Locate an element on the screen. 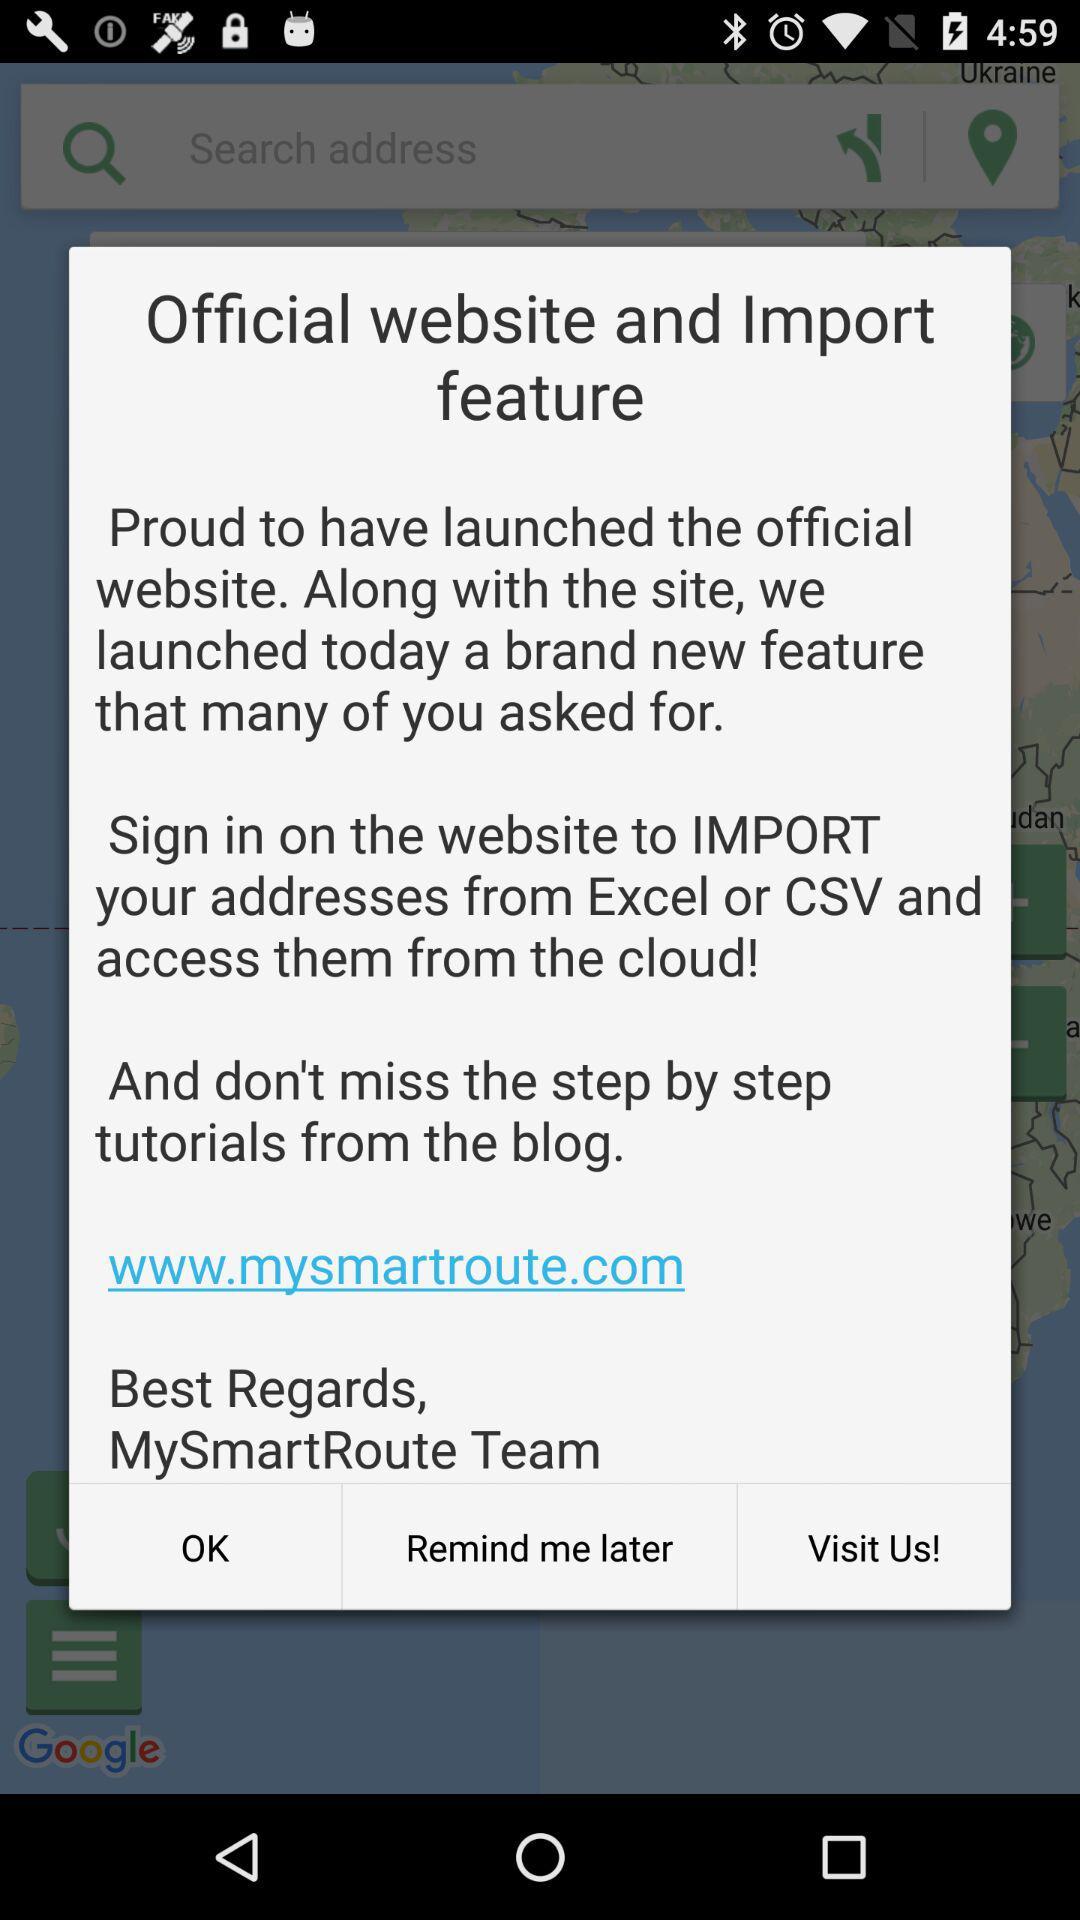 The height and width of the screenshot is (1920, 1080). the item below the proud to have app is located at coordinates (538, 1546).